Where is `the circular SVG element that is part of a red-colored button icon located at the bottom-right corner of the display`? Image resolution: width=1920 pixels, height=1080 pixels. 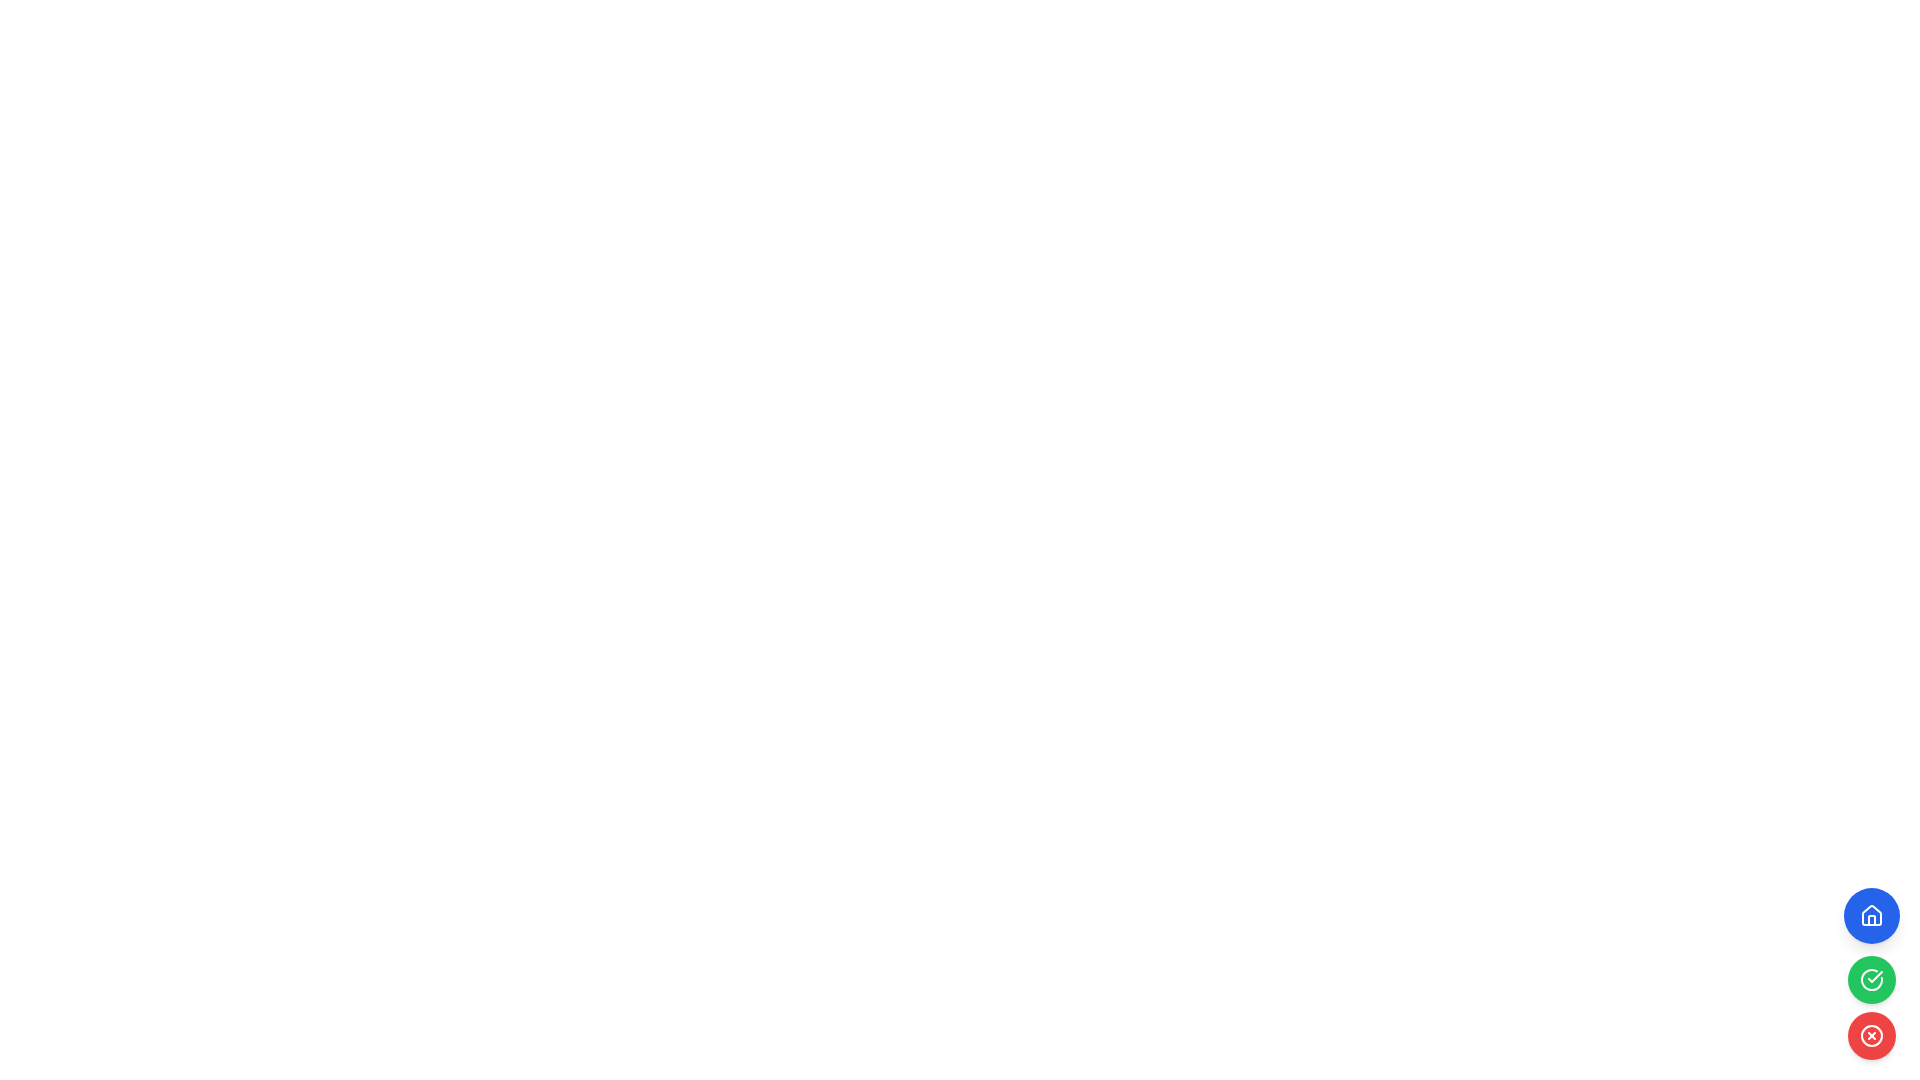 the circular SVG element that is part of a red-colored button icon located at the bottom-right corner of the display is located at coordinates (1871, 1035).